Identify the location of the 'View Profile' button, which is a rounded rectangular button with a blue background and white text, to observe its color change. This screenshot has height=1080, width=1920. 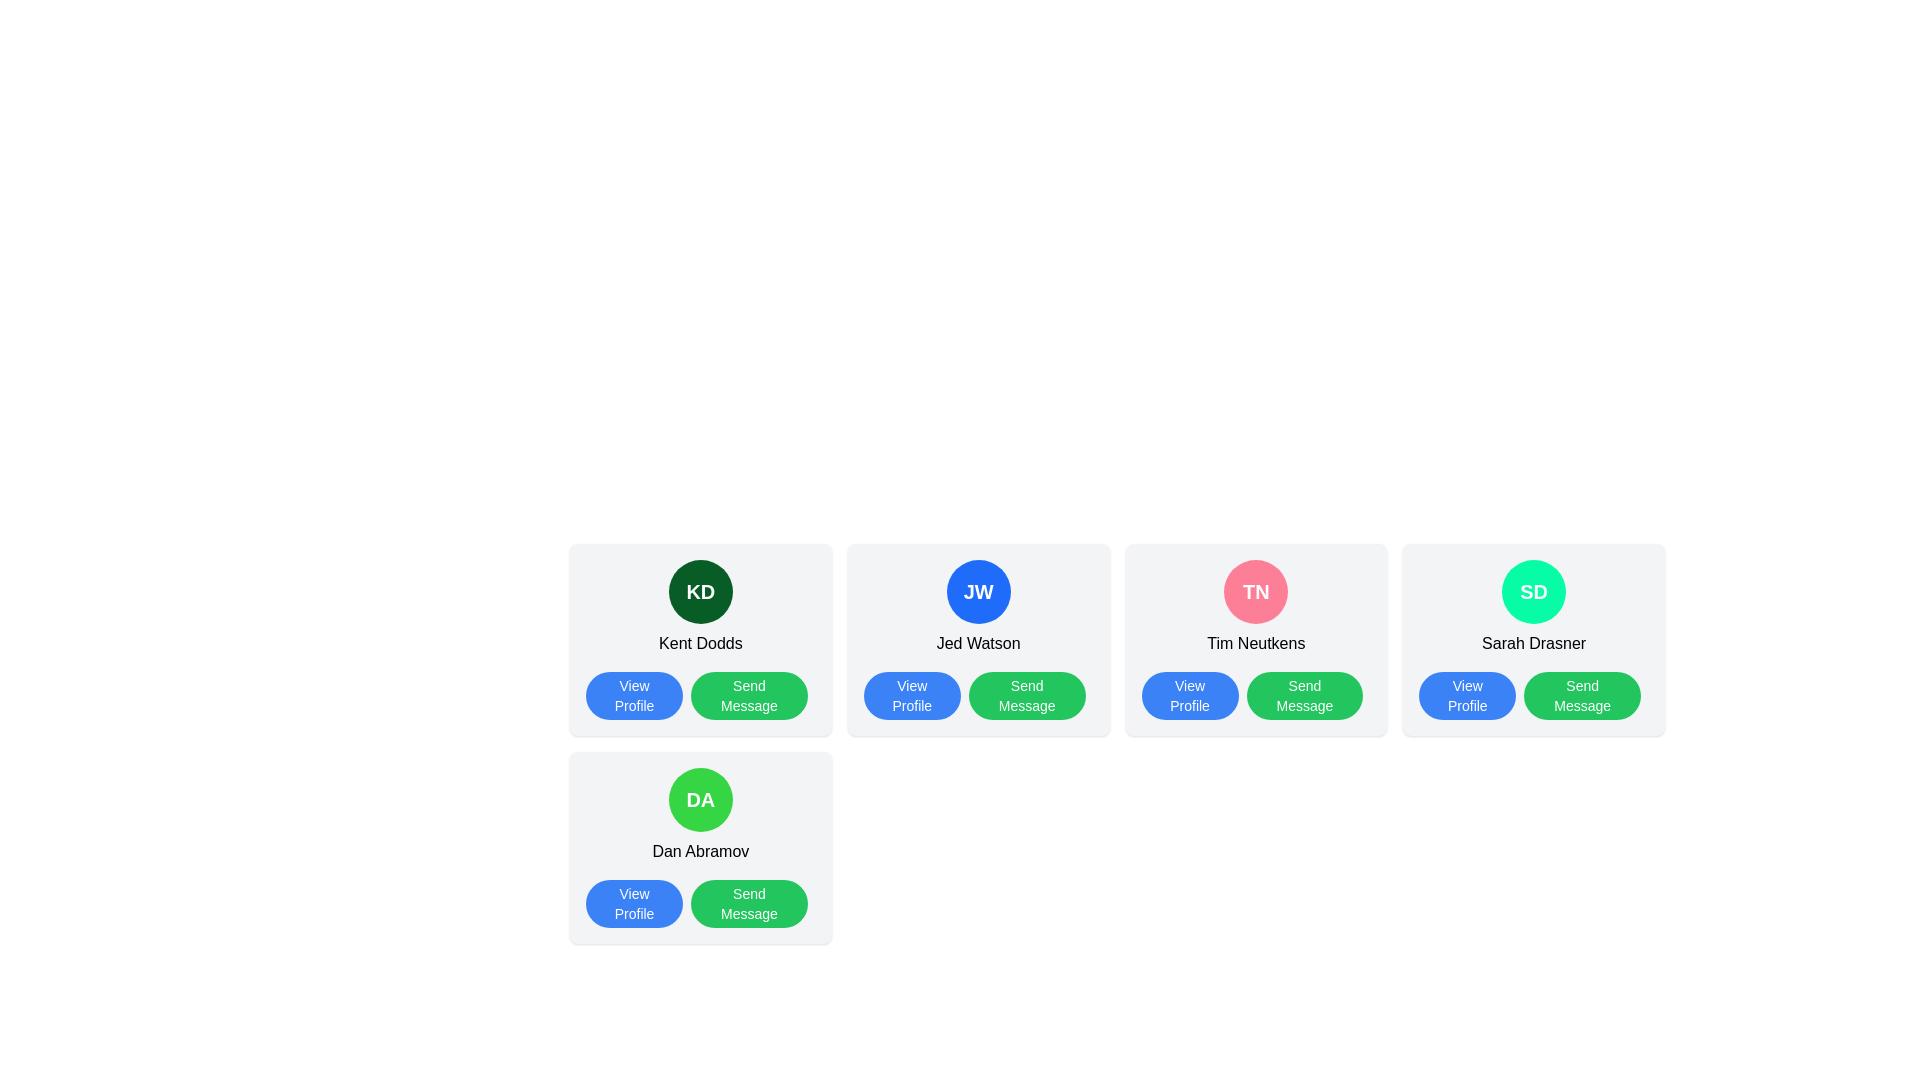
(1190, 694).